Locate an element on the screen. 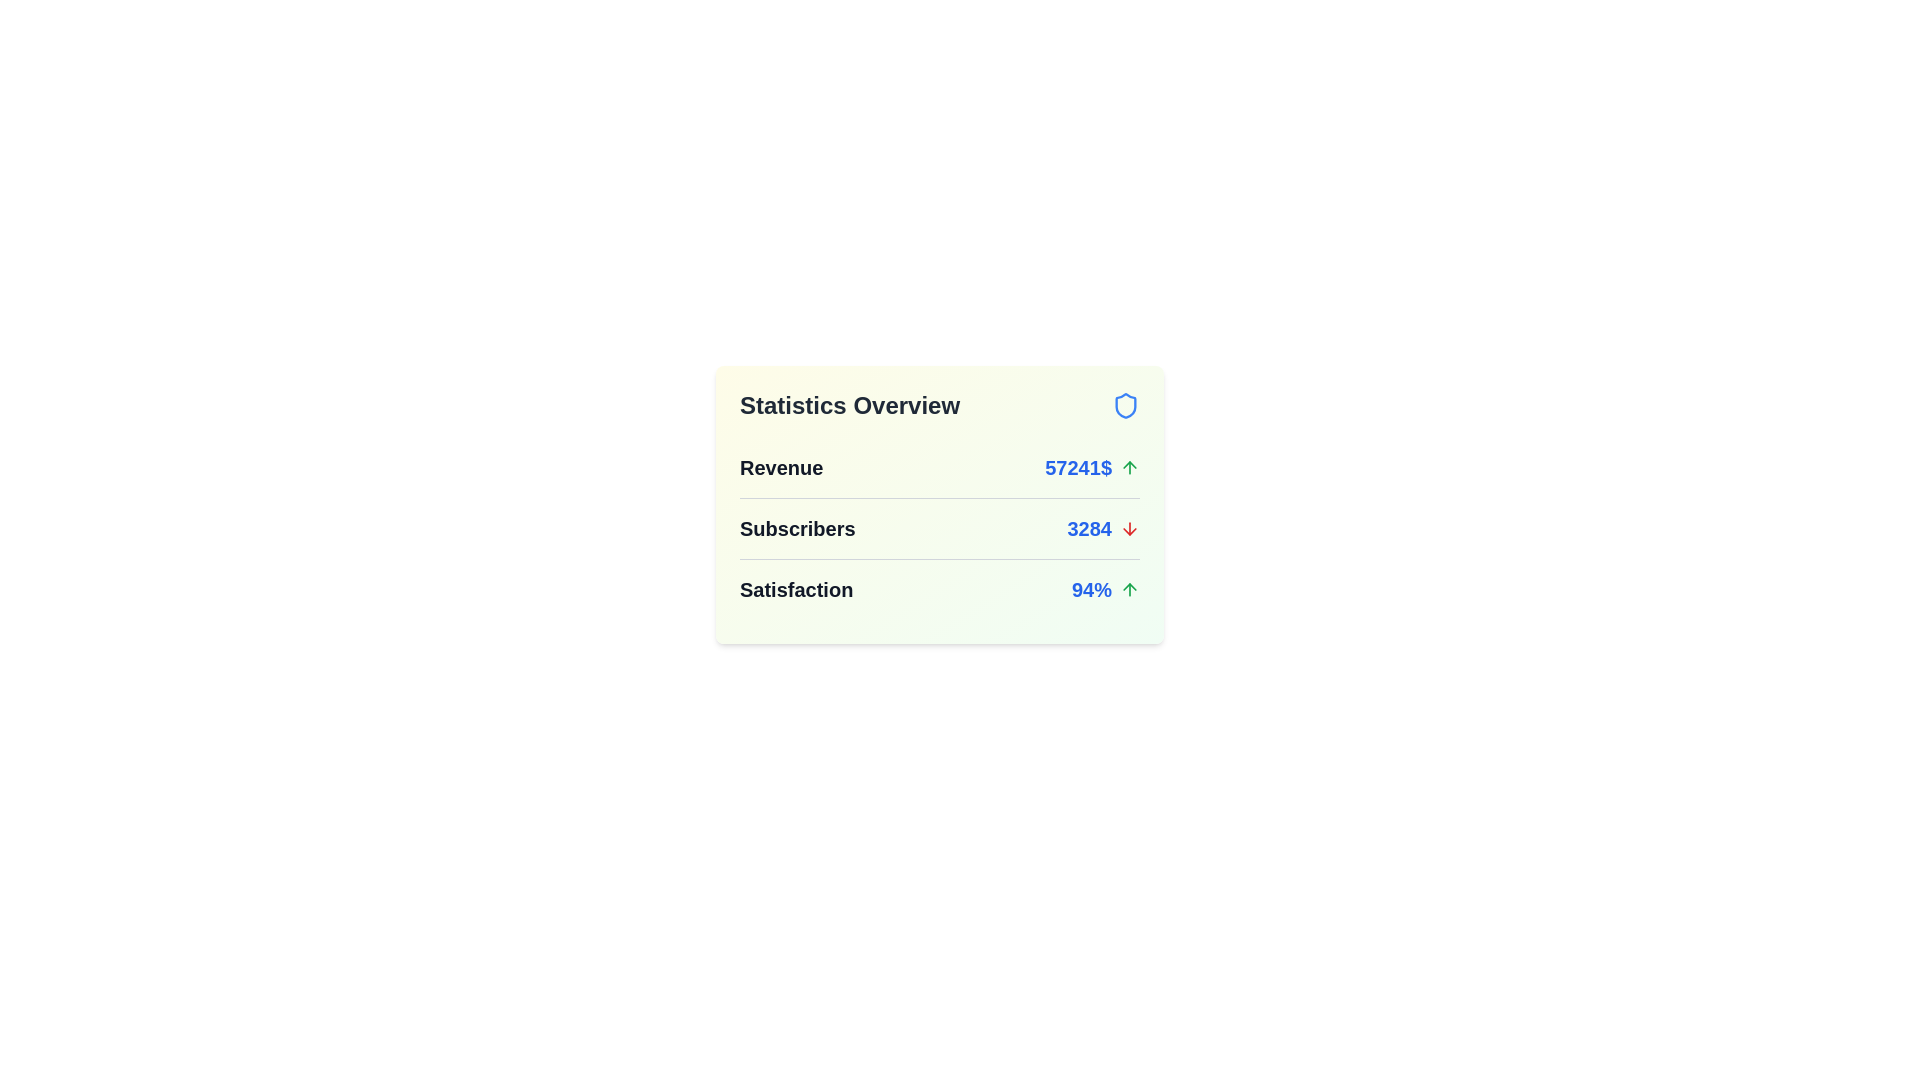 The image size is (1920, 1080). the numeric value 57241$ to select it is located at coordinates (1077, 467).